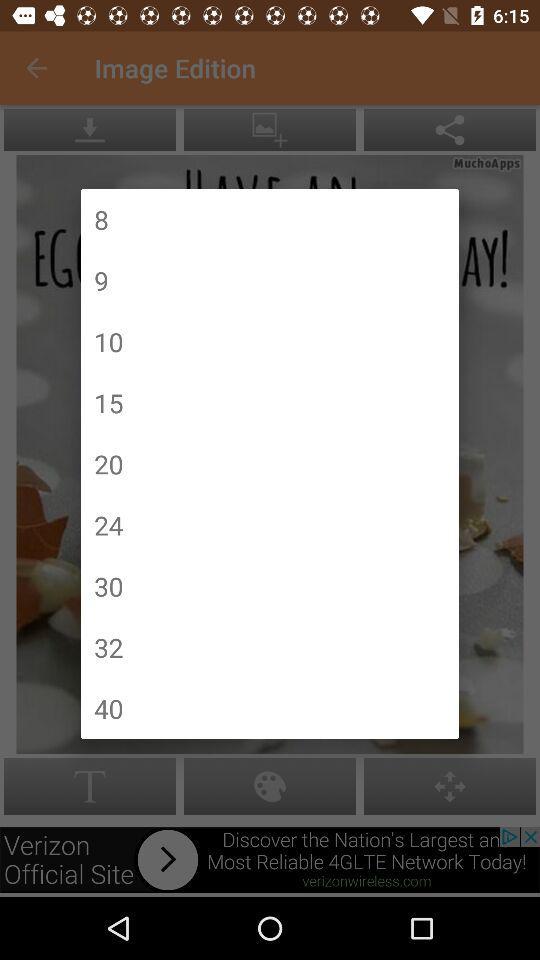 The image size is (540, 960). Describe the element at coordinates (108, 646) in the screenshot. I see `icon above the 40 item` at that location.